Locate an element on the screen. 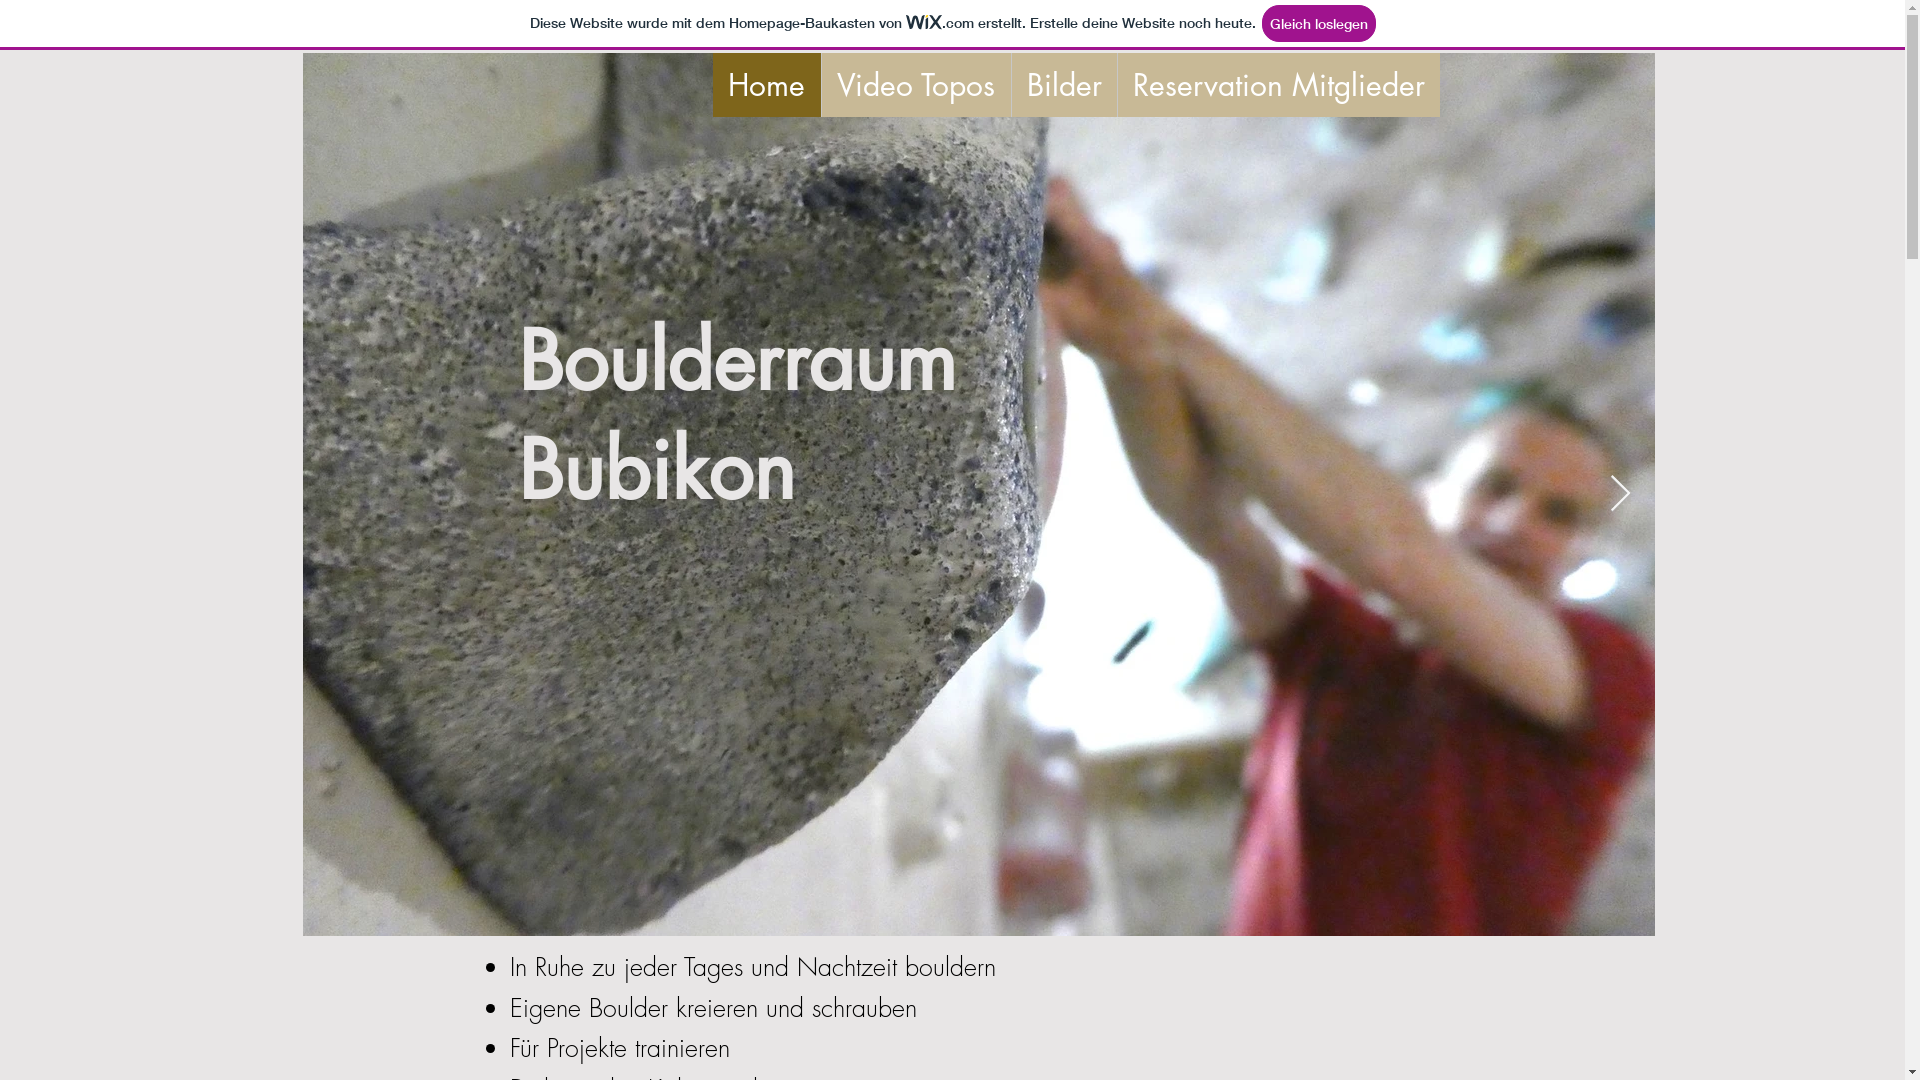 Image resolution: width=1920 pixels, height=1080 pixels. 'Video Topos' is located at coordinates (914, 83).